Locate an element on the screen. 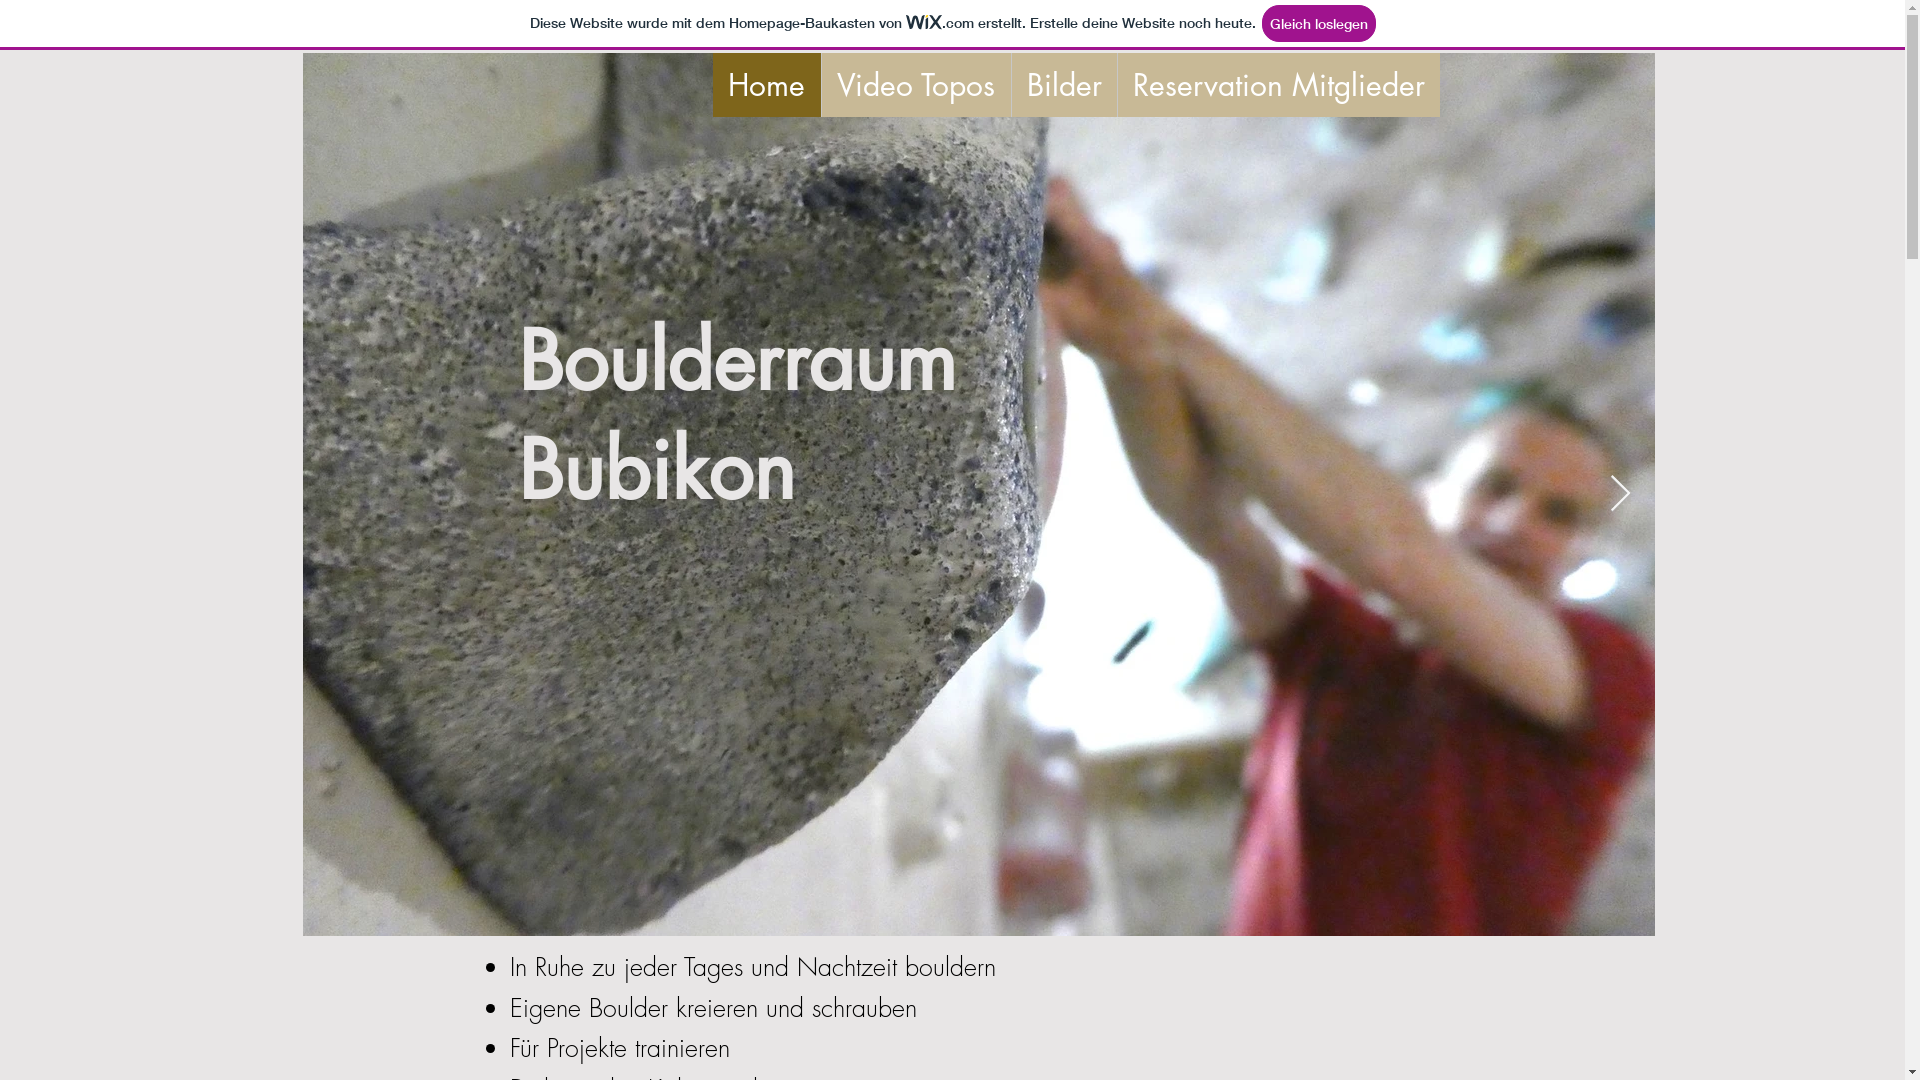 Image resolution: width=1920 pixels, height=1080 pixels. 'Video Topos' is located at coordinates (914, 83).